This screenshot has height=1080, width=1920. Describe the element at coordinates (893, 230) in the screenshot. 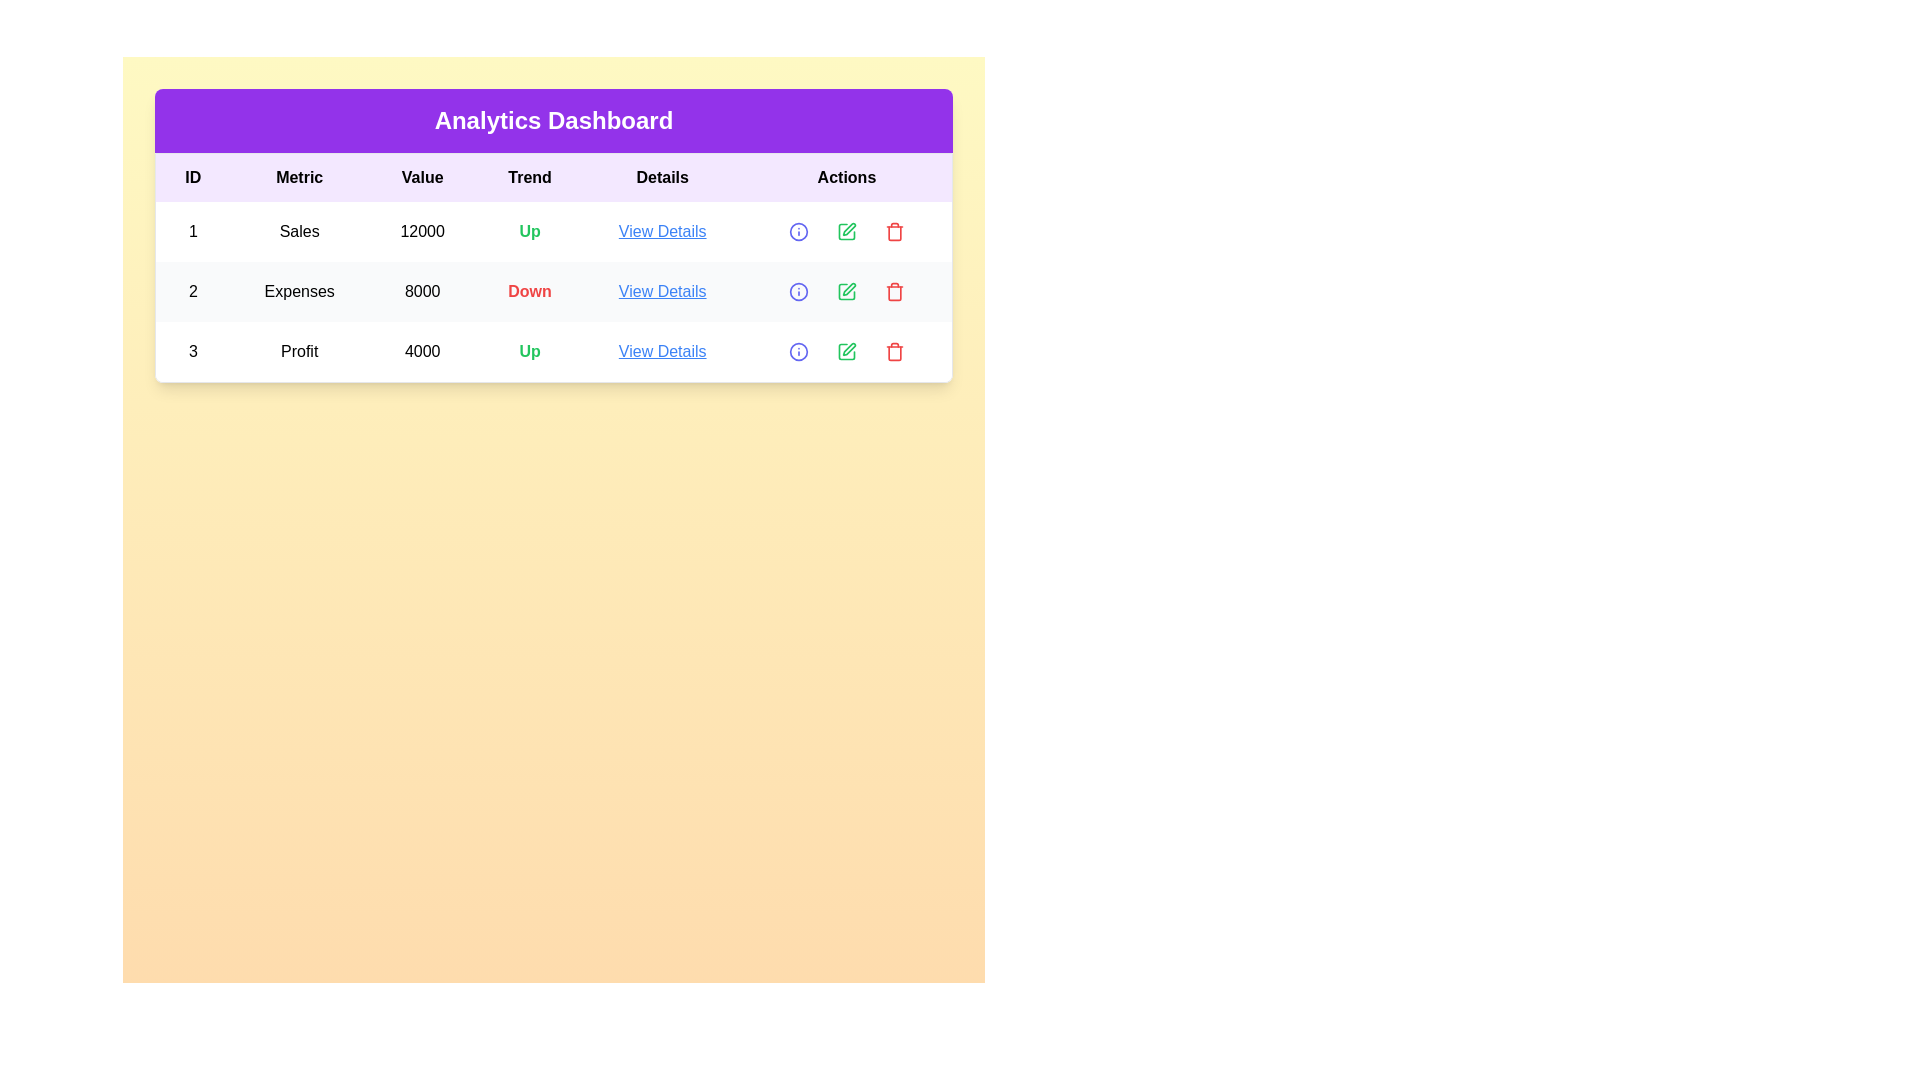

I see `the deletion button in the 'Actions' column of the data table for the 'Sales' metric to possibly display a tooltip outlining its function` at that location.